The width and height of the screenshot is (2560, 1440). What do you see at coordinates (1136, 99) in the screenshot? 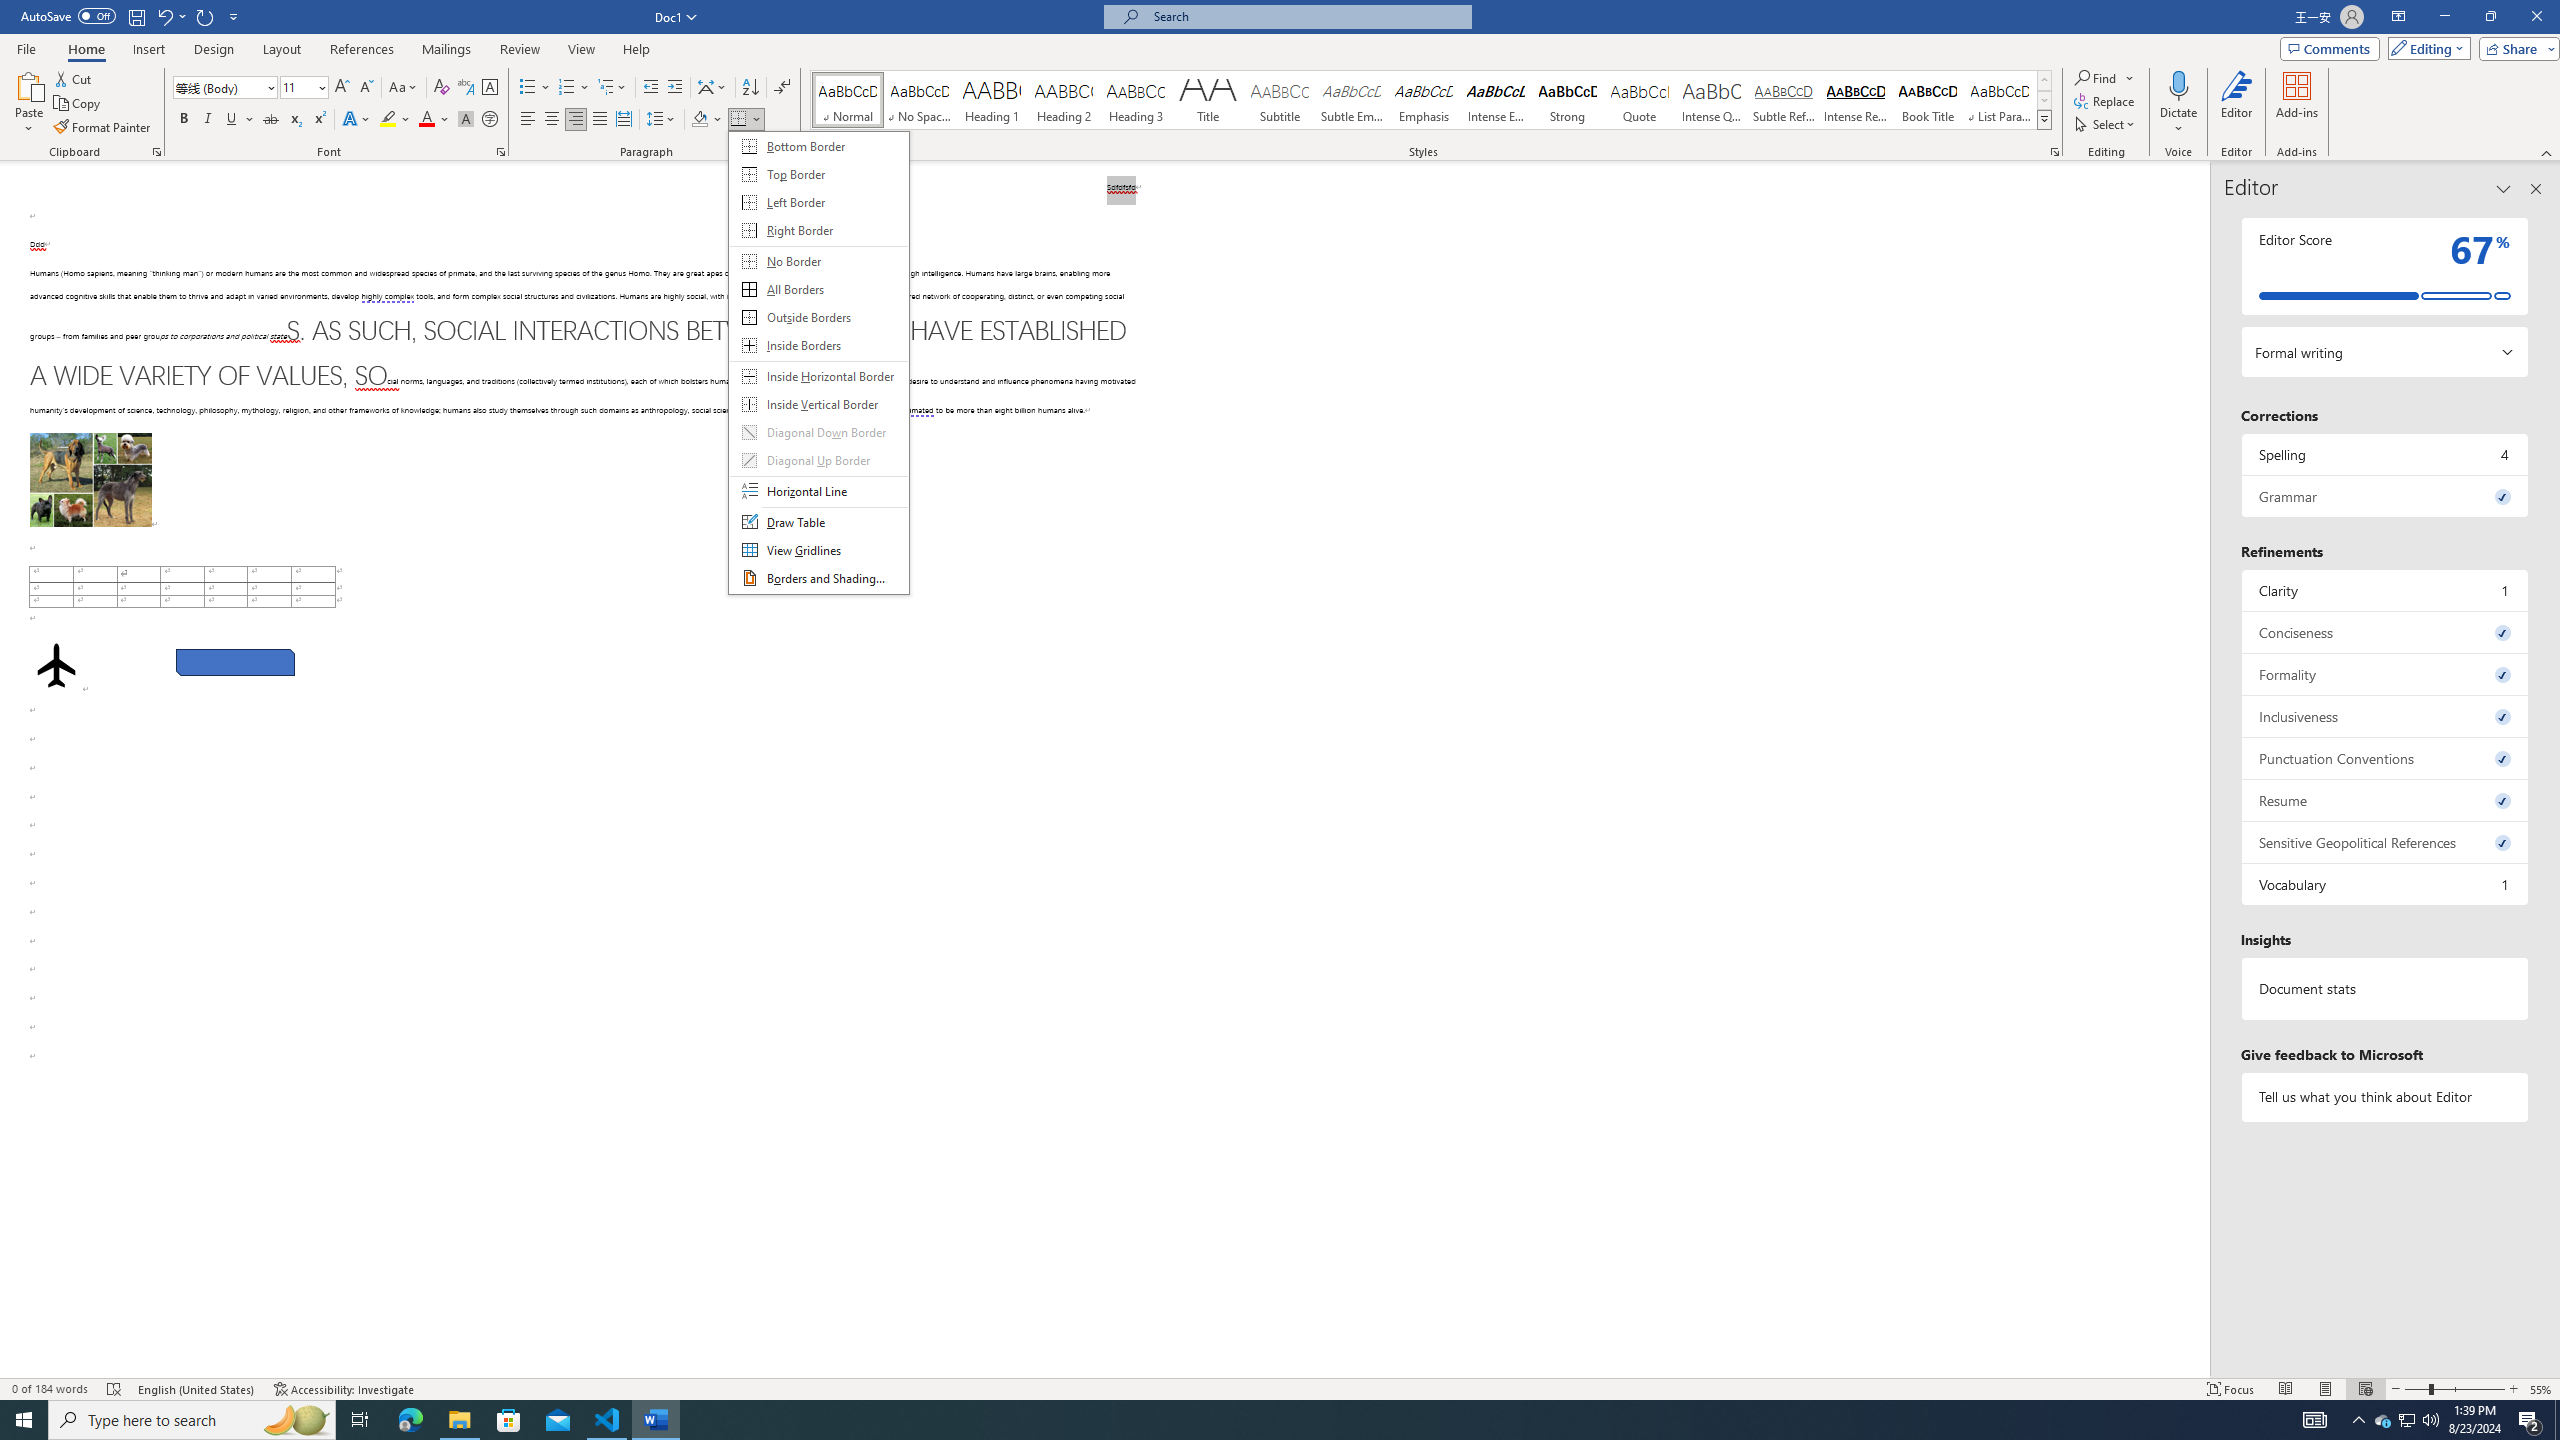
I see `'Heading 3'` at bounding box center [1136, 99].